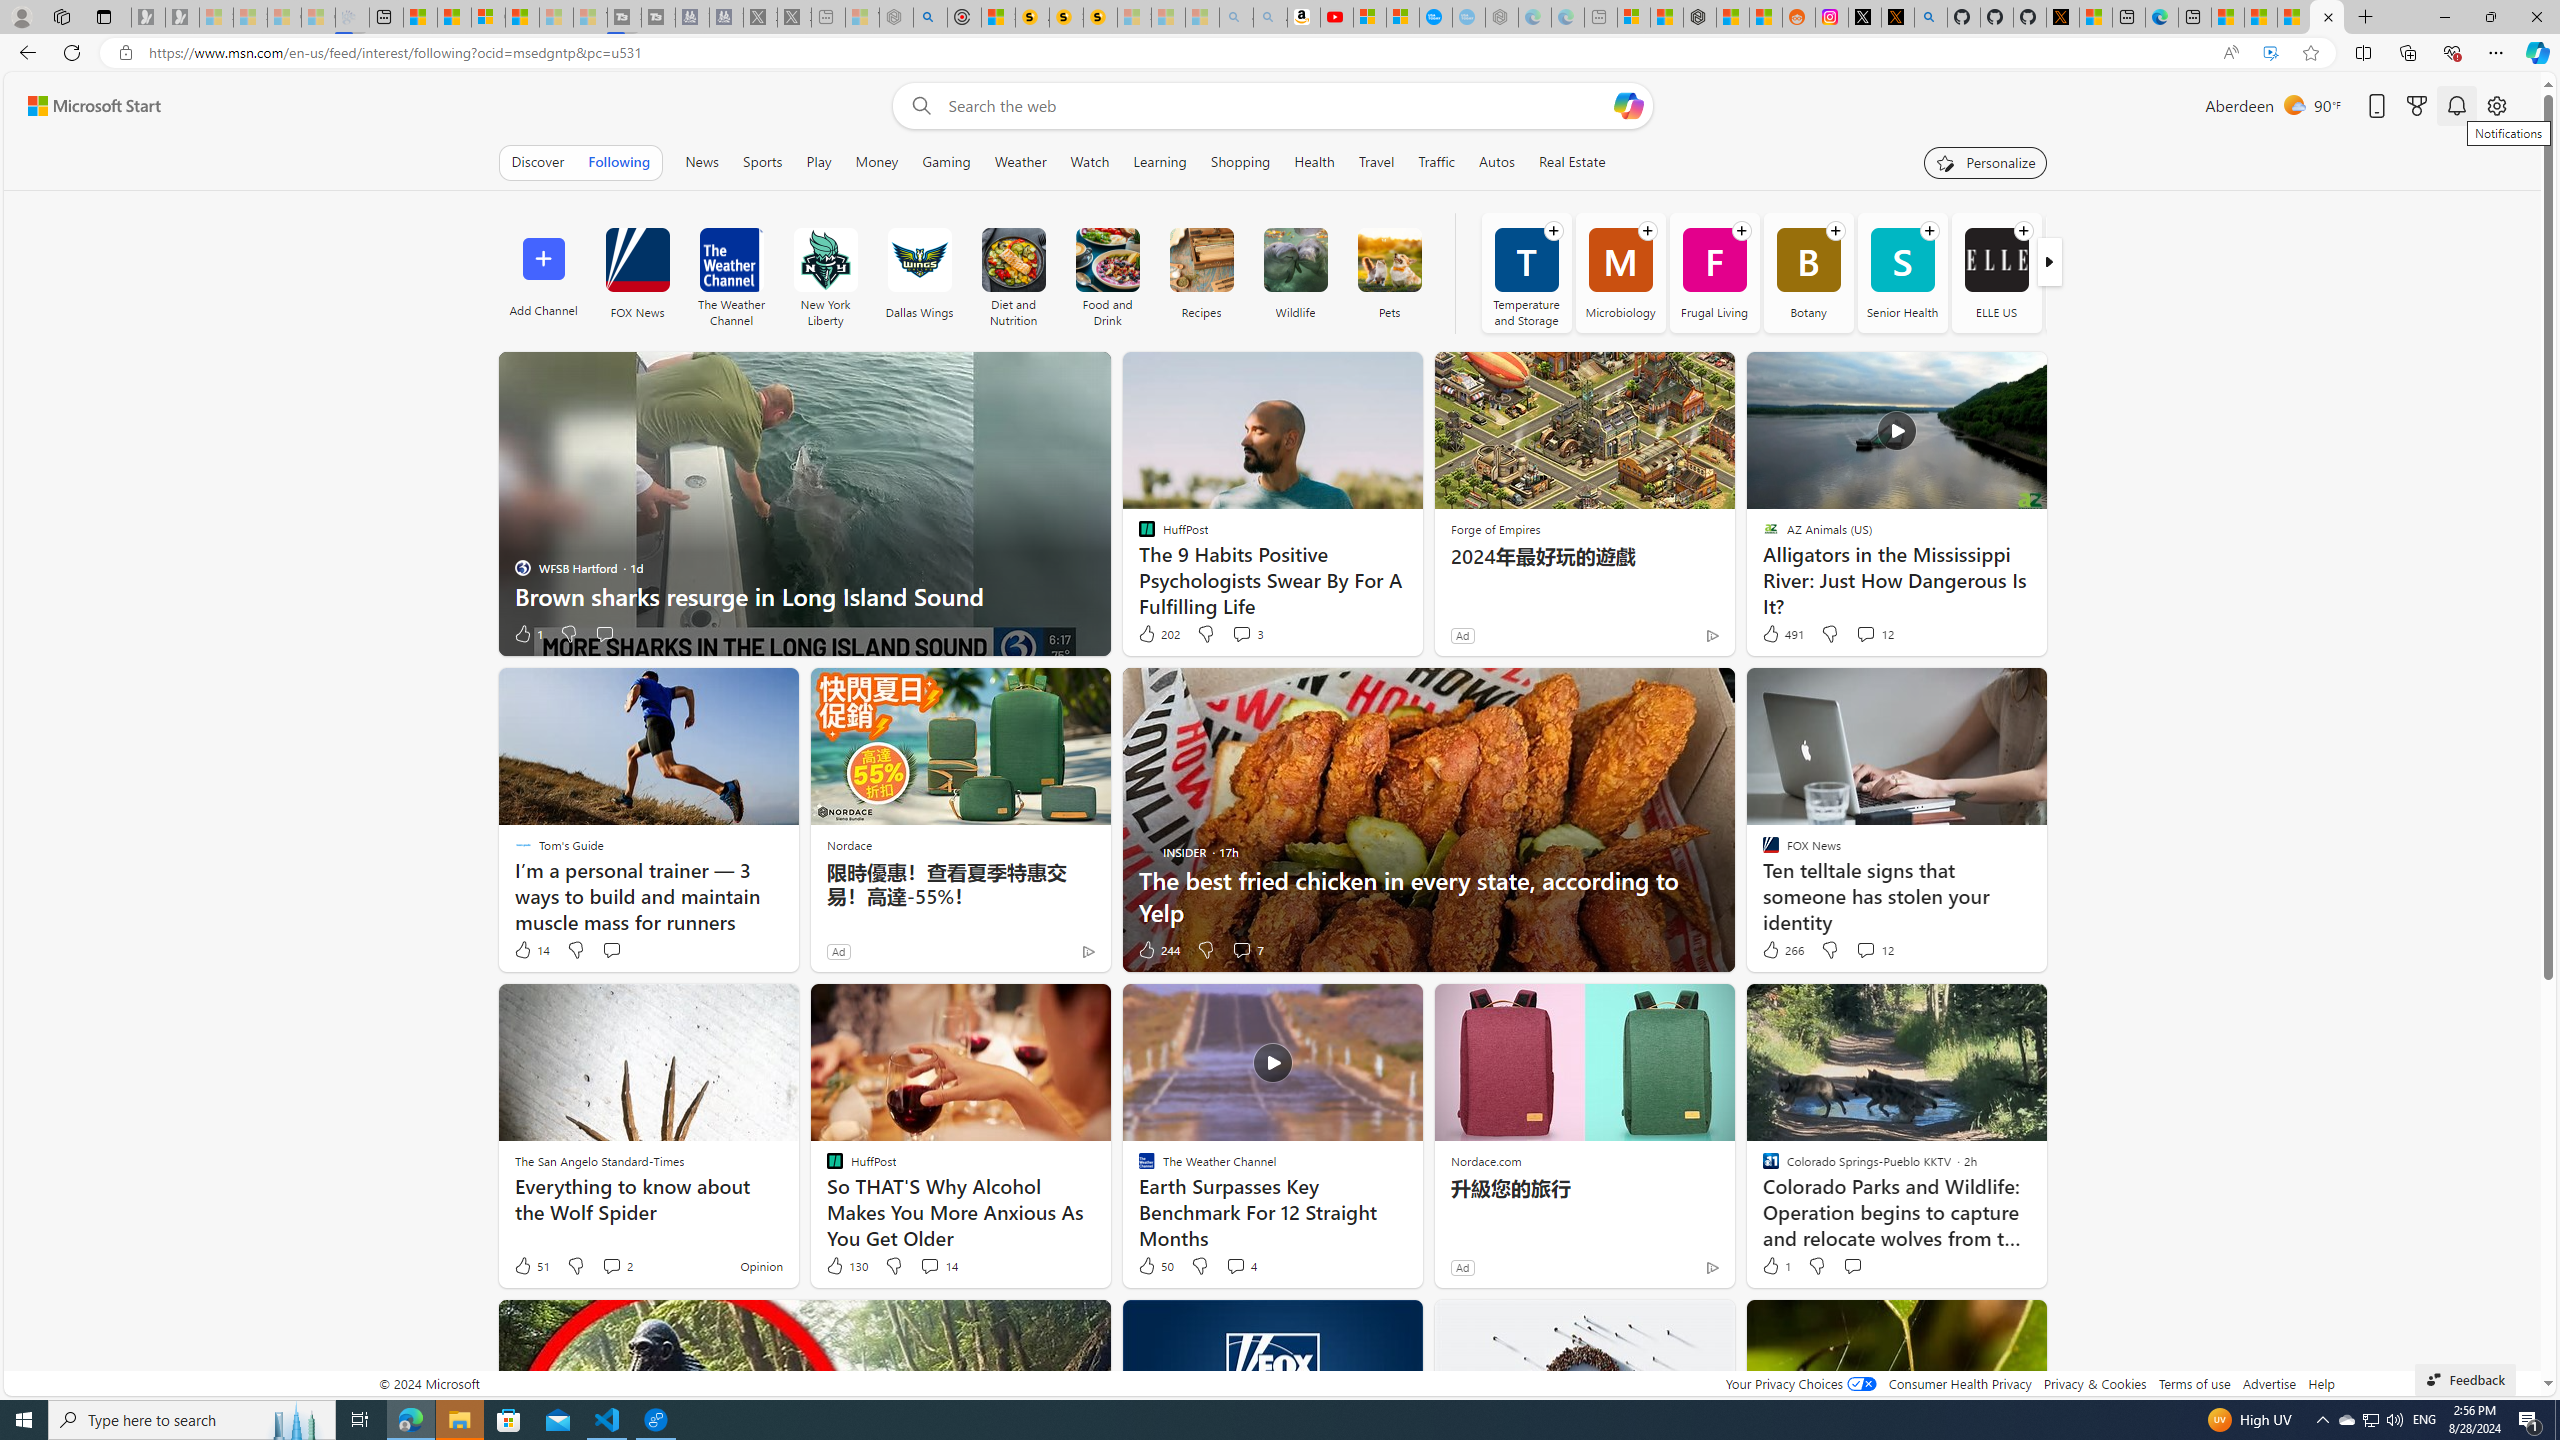 This screenshot has height=1440, width=2560. Describe the element at coordinates (1240, 632) in the screenshot. I see `'View comments 3 Comment'` at that location.